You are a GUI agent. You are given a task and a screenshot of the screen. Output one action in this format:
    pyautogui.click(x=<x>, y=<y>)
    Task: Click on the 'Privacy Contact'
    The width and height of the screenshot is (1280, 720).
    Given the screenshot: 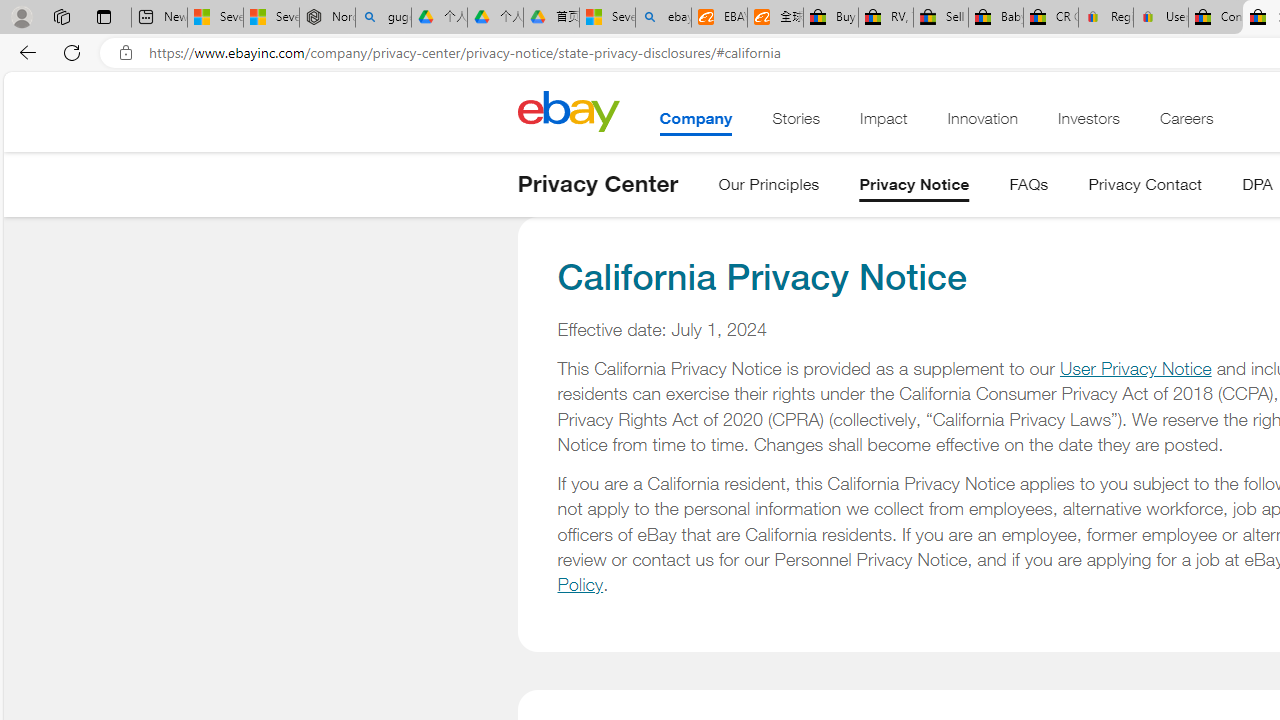 What is the action you would take?
    pyautogui.click(x=1145, y=188)
    